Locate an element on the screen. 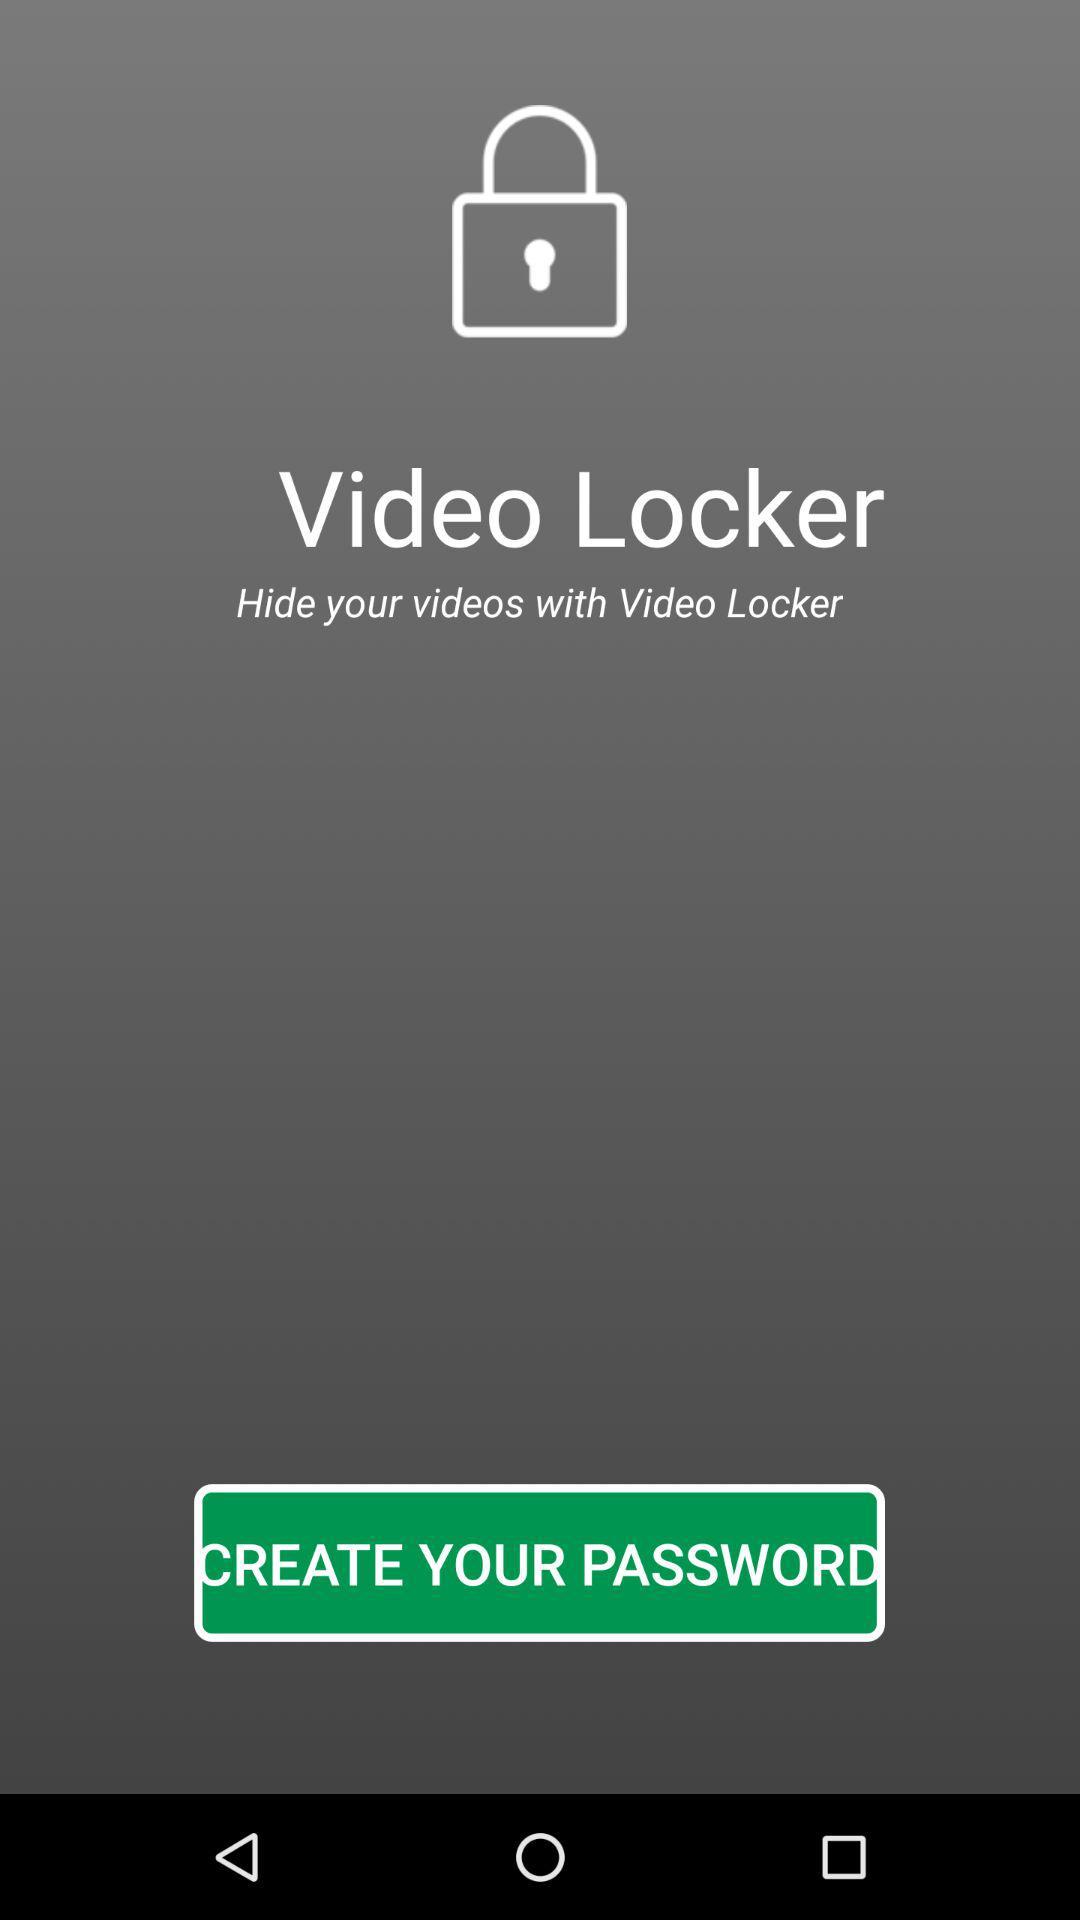 This screenshot has height=1920, width=1080. the item below hide your videos item is located at coordinates (538, 1562).